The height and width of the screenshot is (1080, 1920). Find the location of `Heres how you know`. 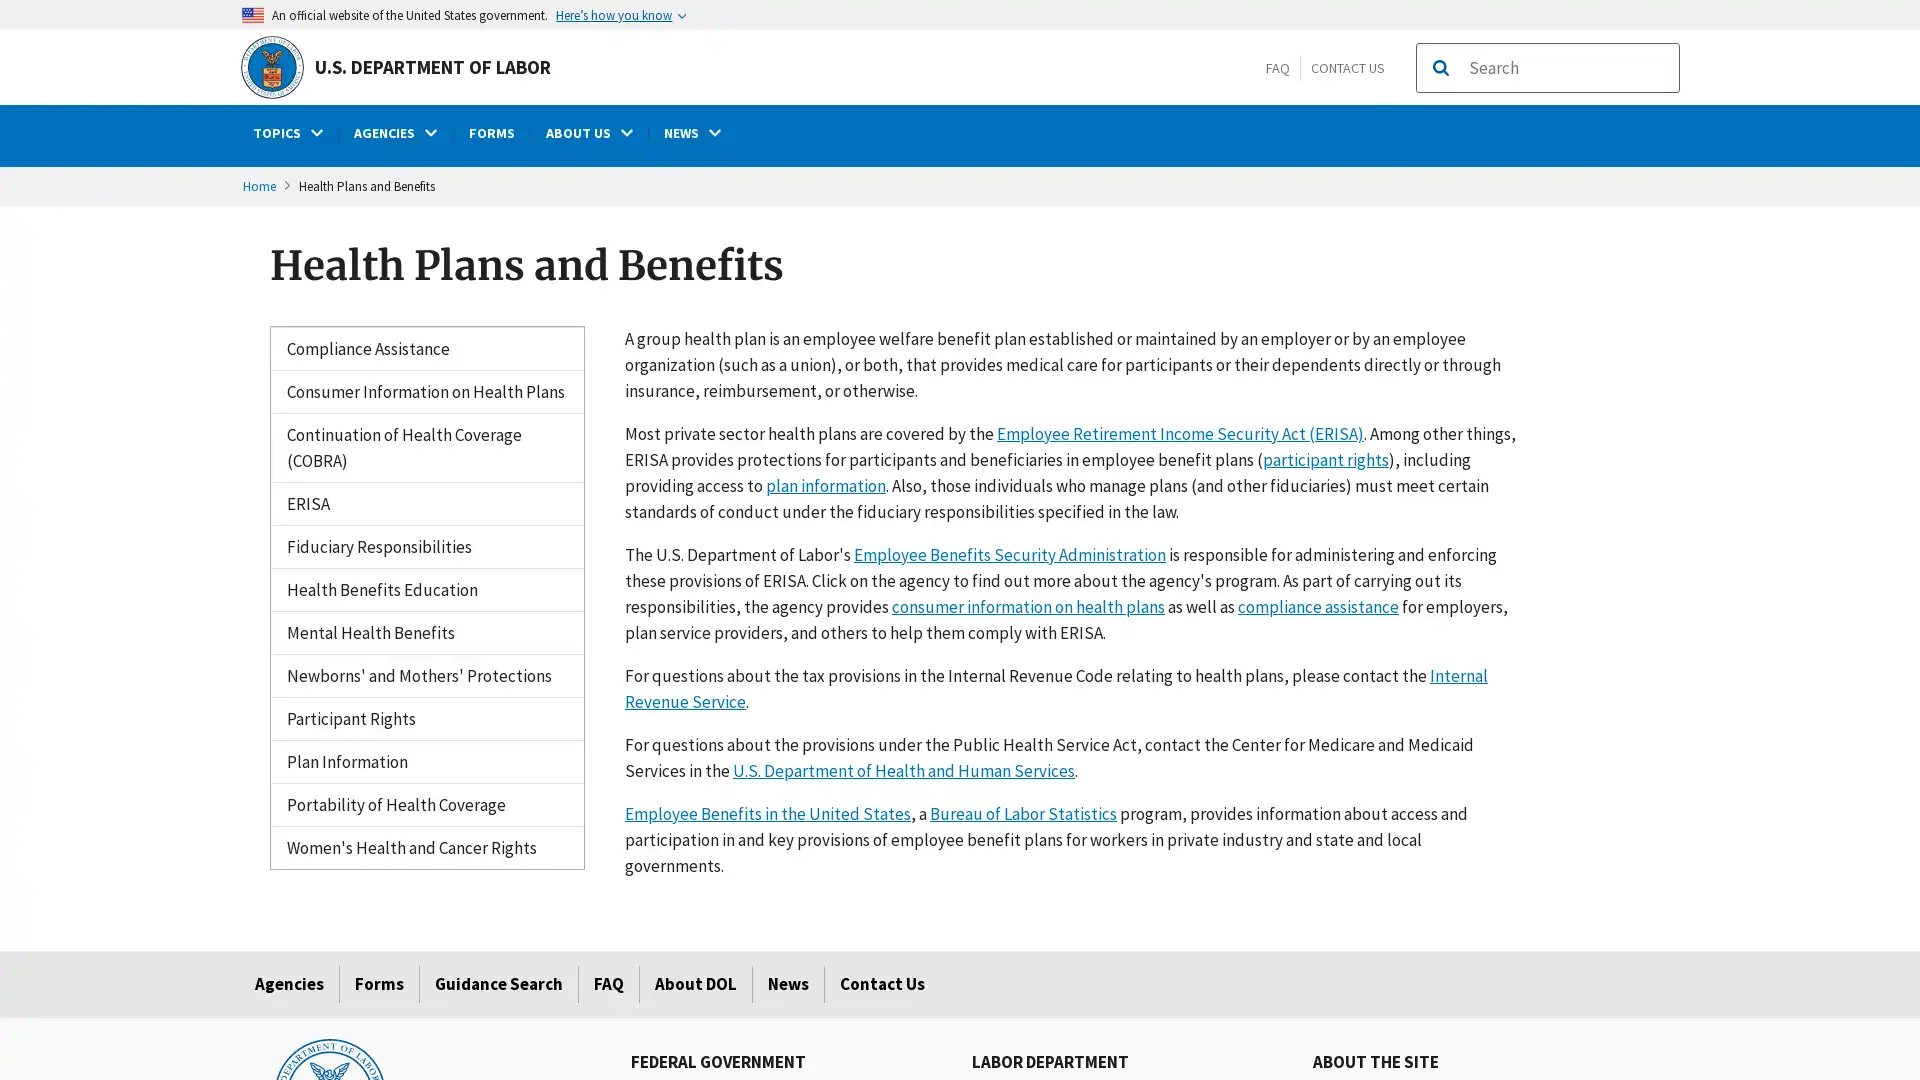

Heres how you know is located at coordinates (619, 14).